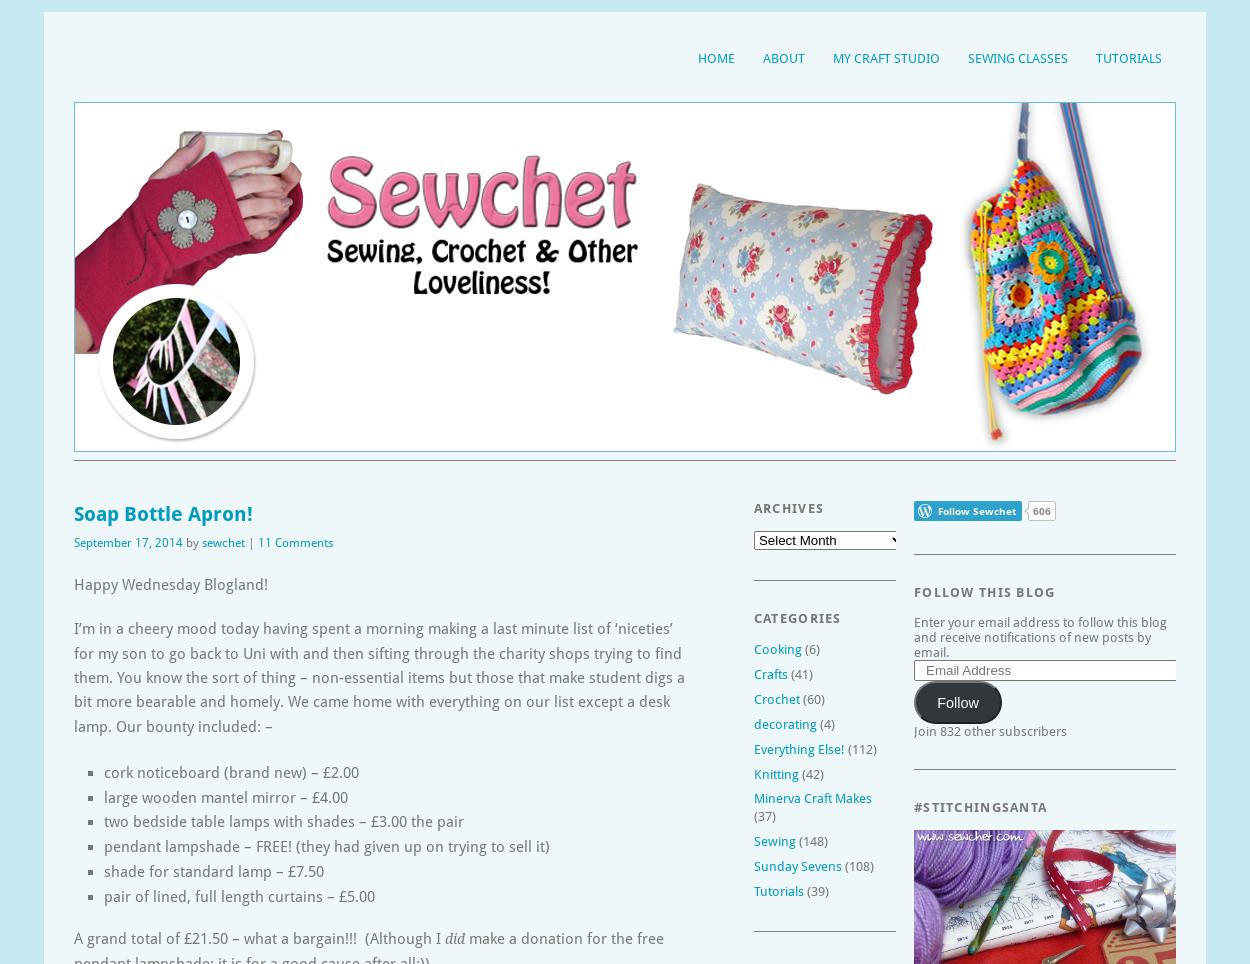 The image size is (1250, 964). I want to click on 'Sewing, crochet, crafts, accessories, baking, tutorials,', so click(250, 66).